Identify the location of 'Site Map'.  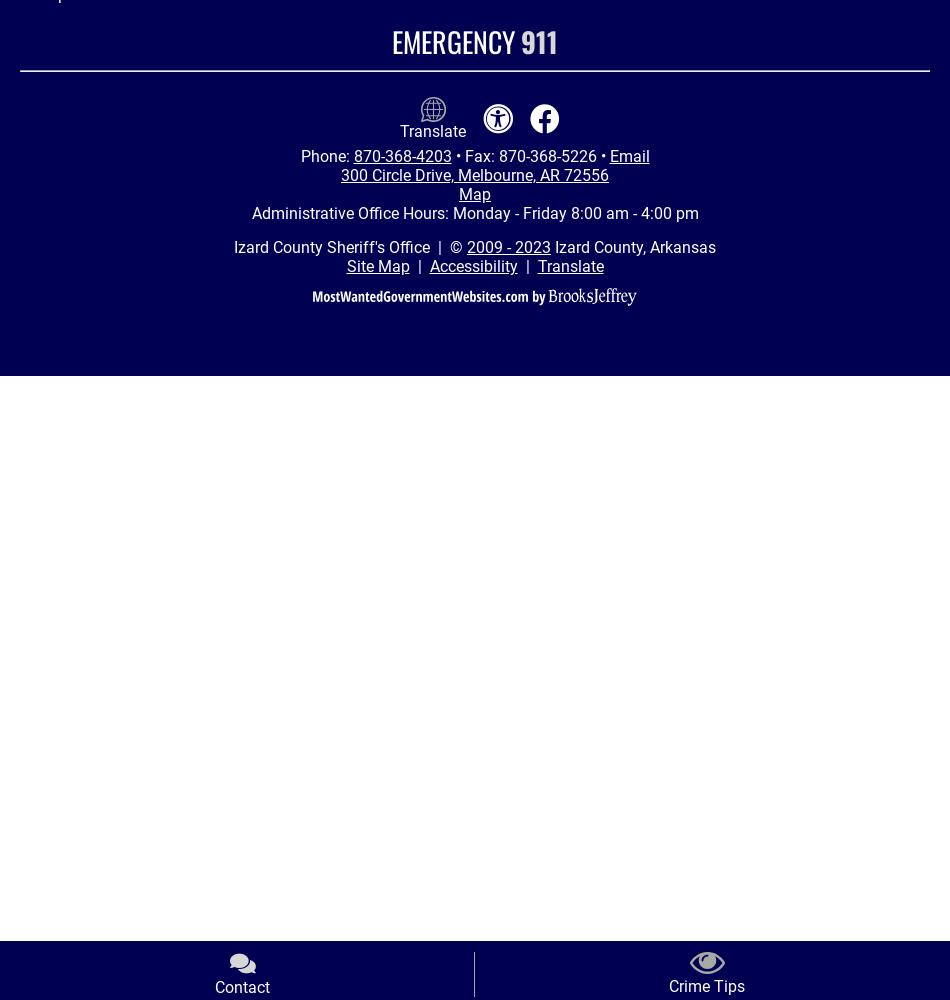
(376, 266).